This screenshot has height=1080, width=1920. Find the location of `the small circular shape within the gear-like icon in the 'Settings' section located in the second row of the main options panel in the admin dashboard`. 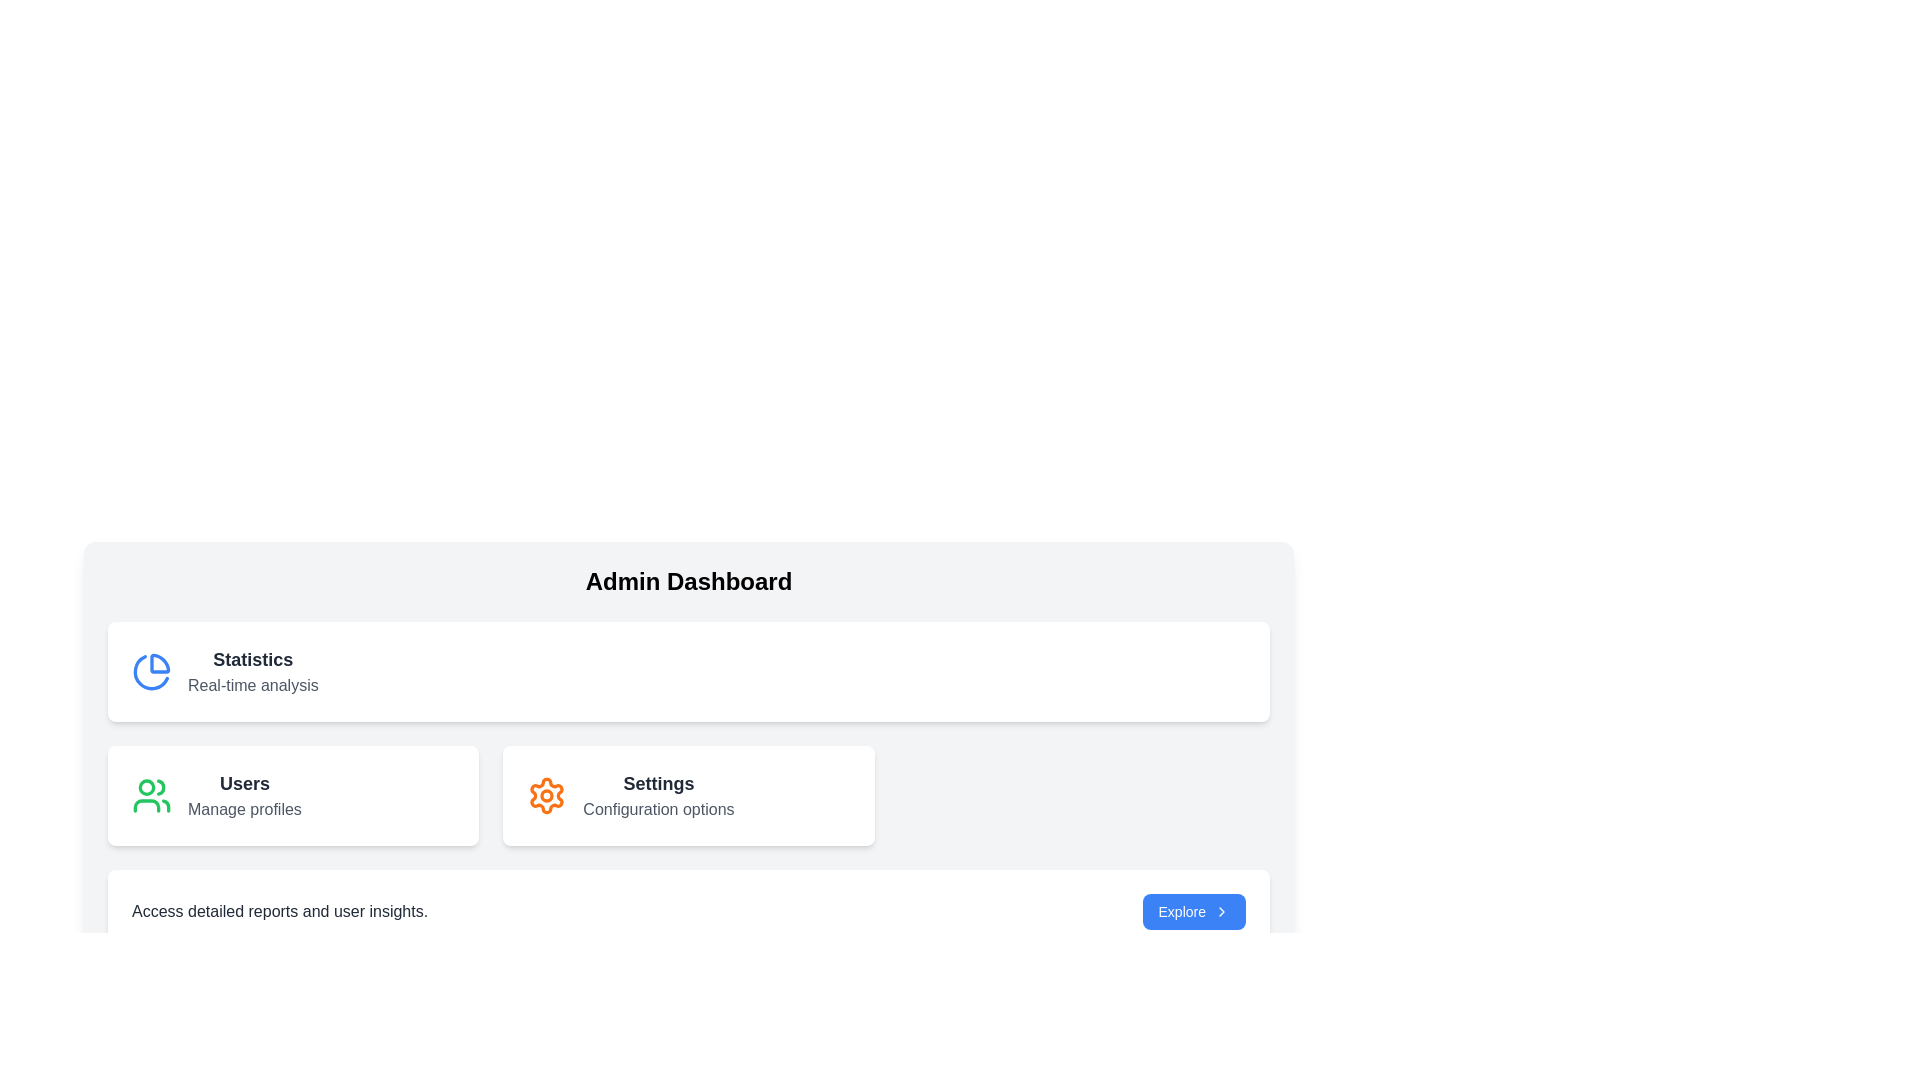

the small circular shape within the gear-like icon in the 'Settings' section located in the second row of the main options panel in the admin dashboard is located at coordinates (547, 794).